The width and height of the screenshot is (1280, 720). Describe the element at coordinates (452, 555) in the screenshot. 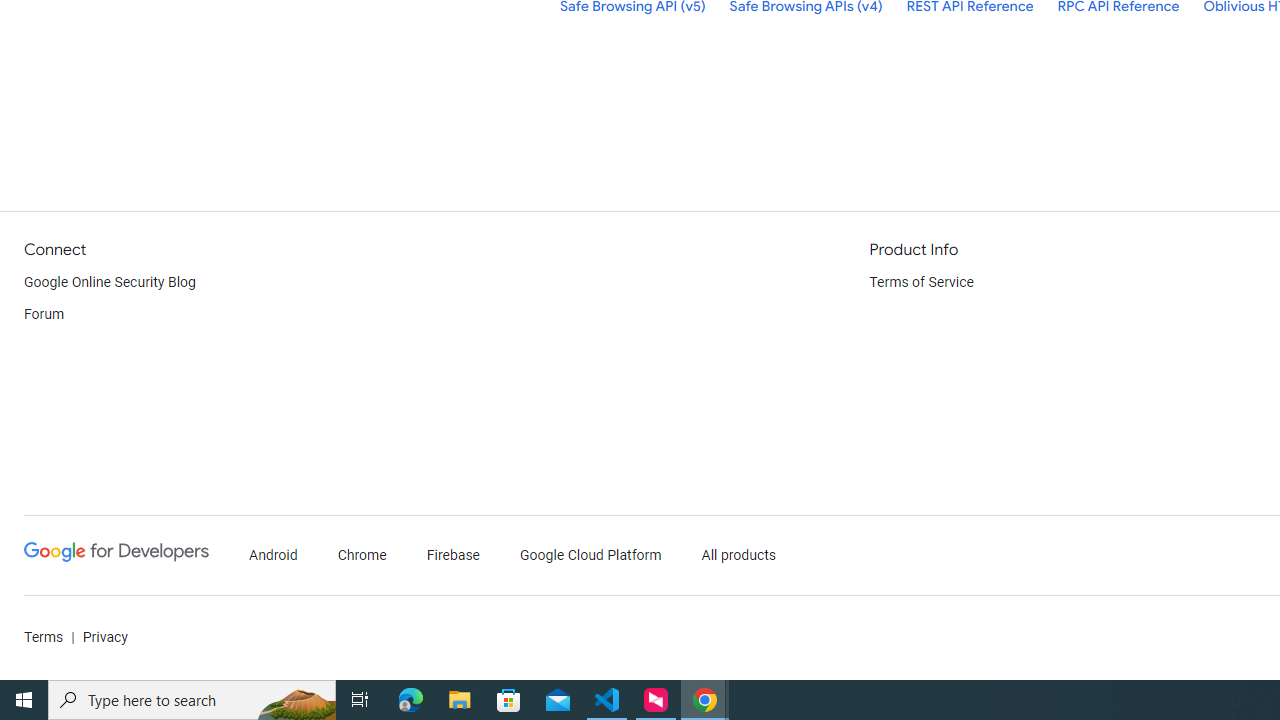

I see `'Firebase'` at that location.